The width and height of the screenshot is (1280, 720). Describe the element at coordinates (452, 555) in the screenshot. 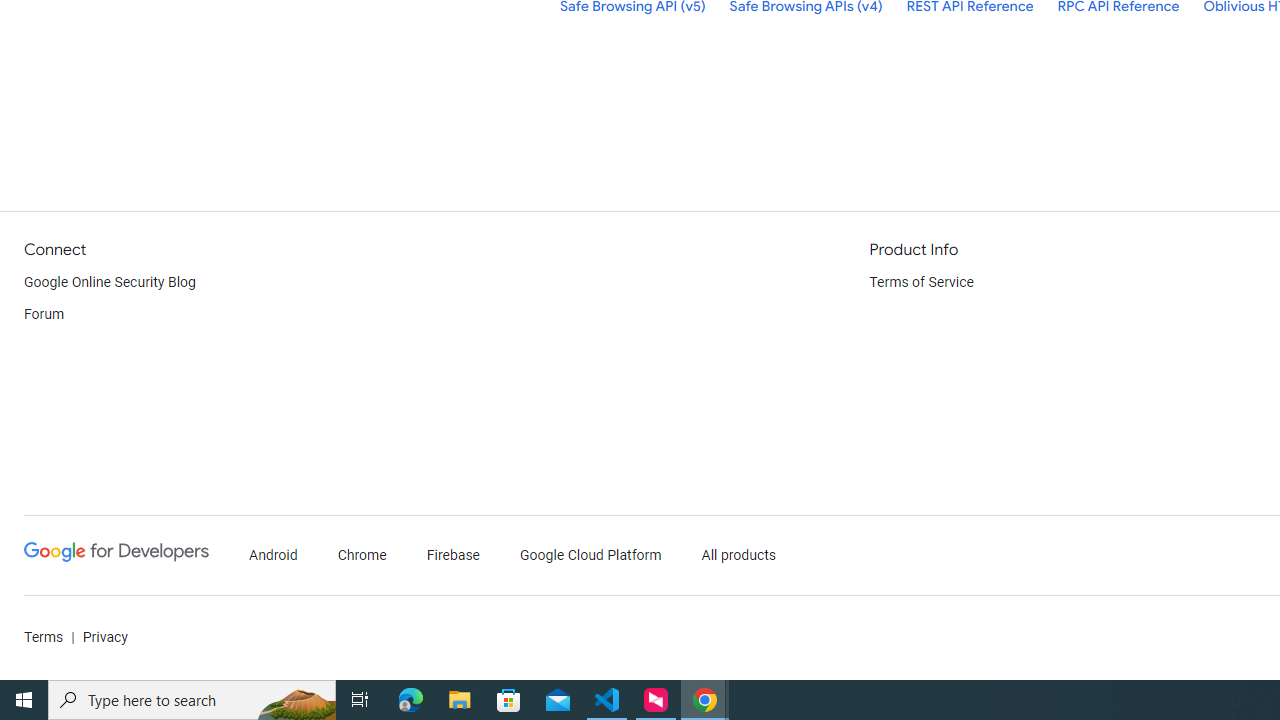

I see `'Firebase'` at that location.